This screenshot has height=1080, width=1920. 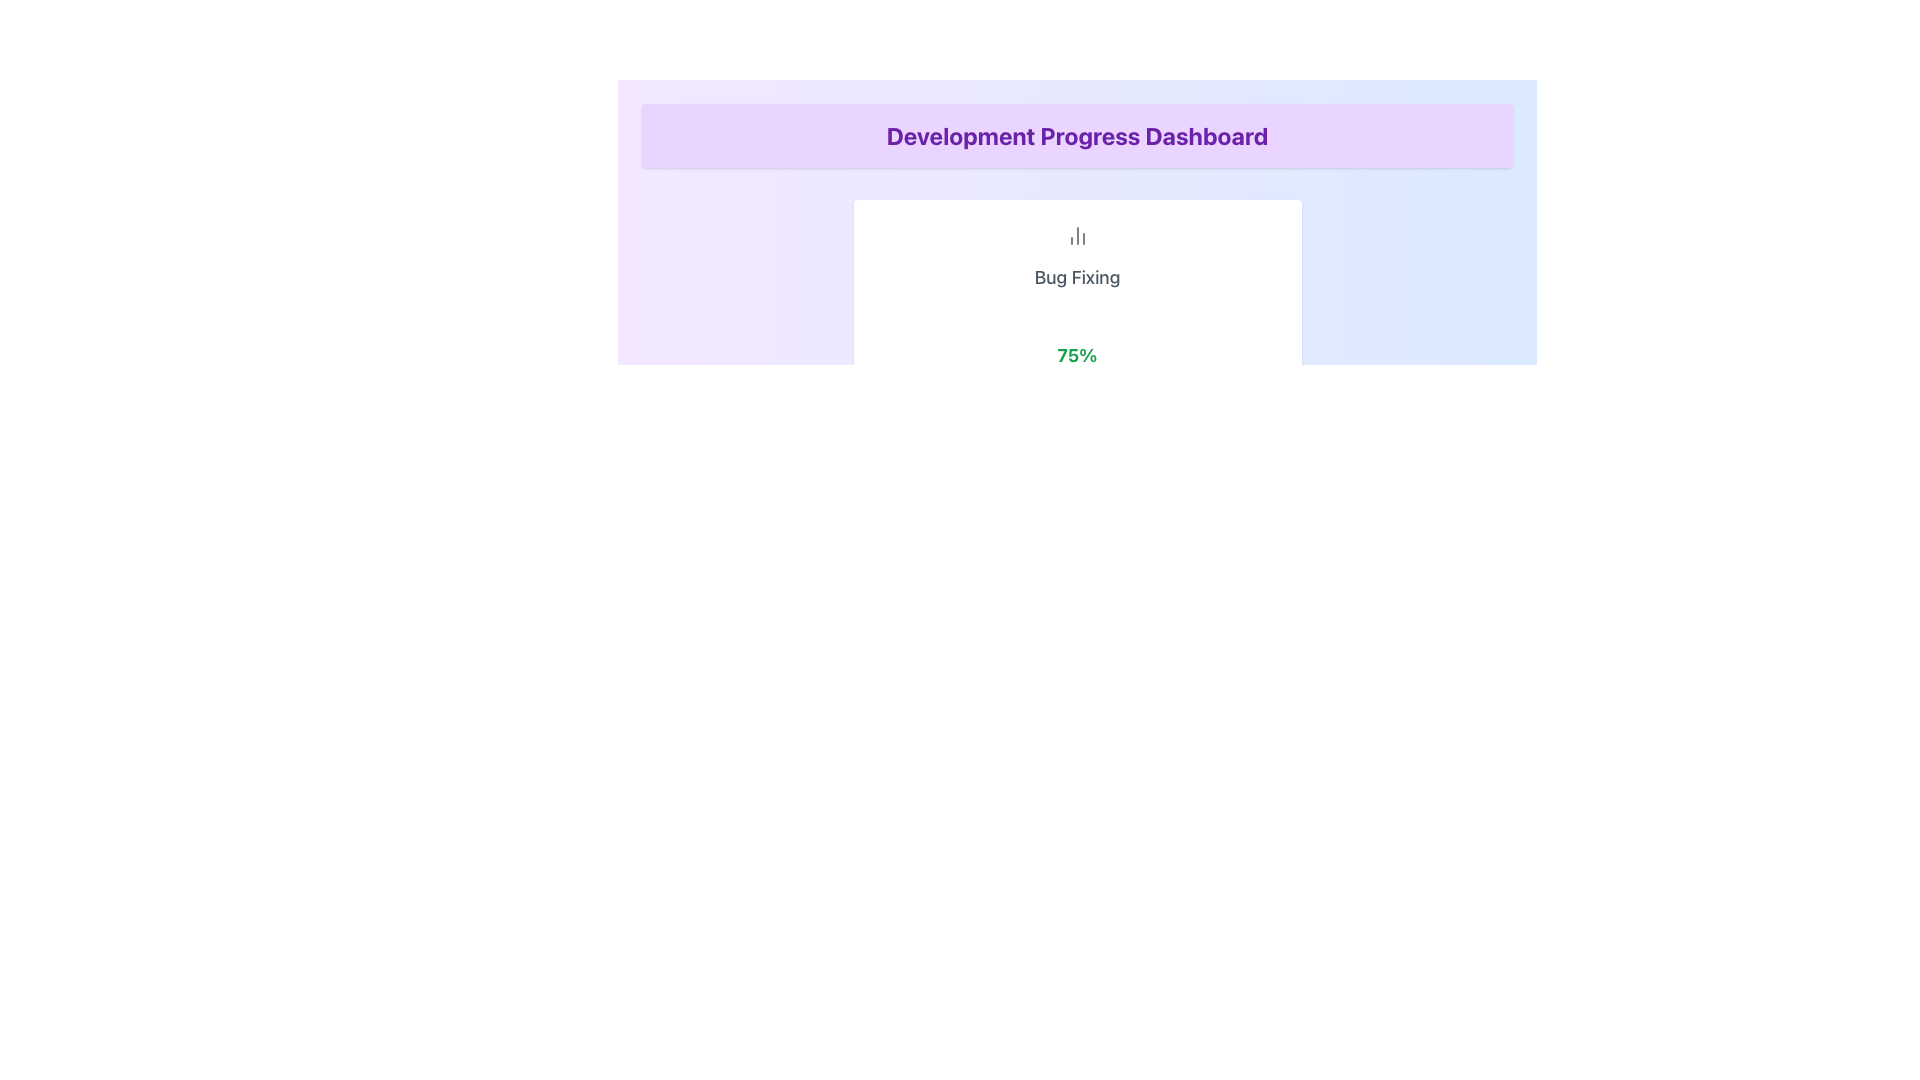 What do you see at coordinates (1076, 277) in the screenshot?
I see `the text component displaying 'Bug Fixing' which is centrally aligned and positioned below the icon and above the '75%' display` at bounding box center [1076, 277].